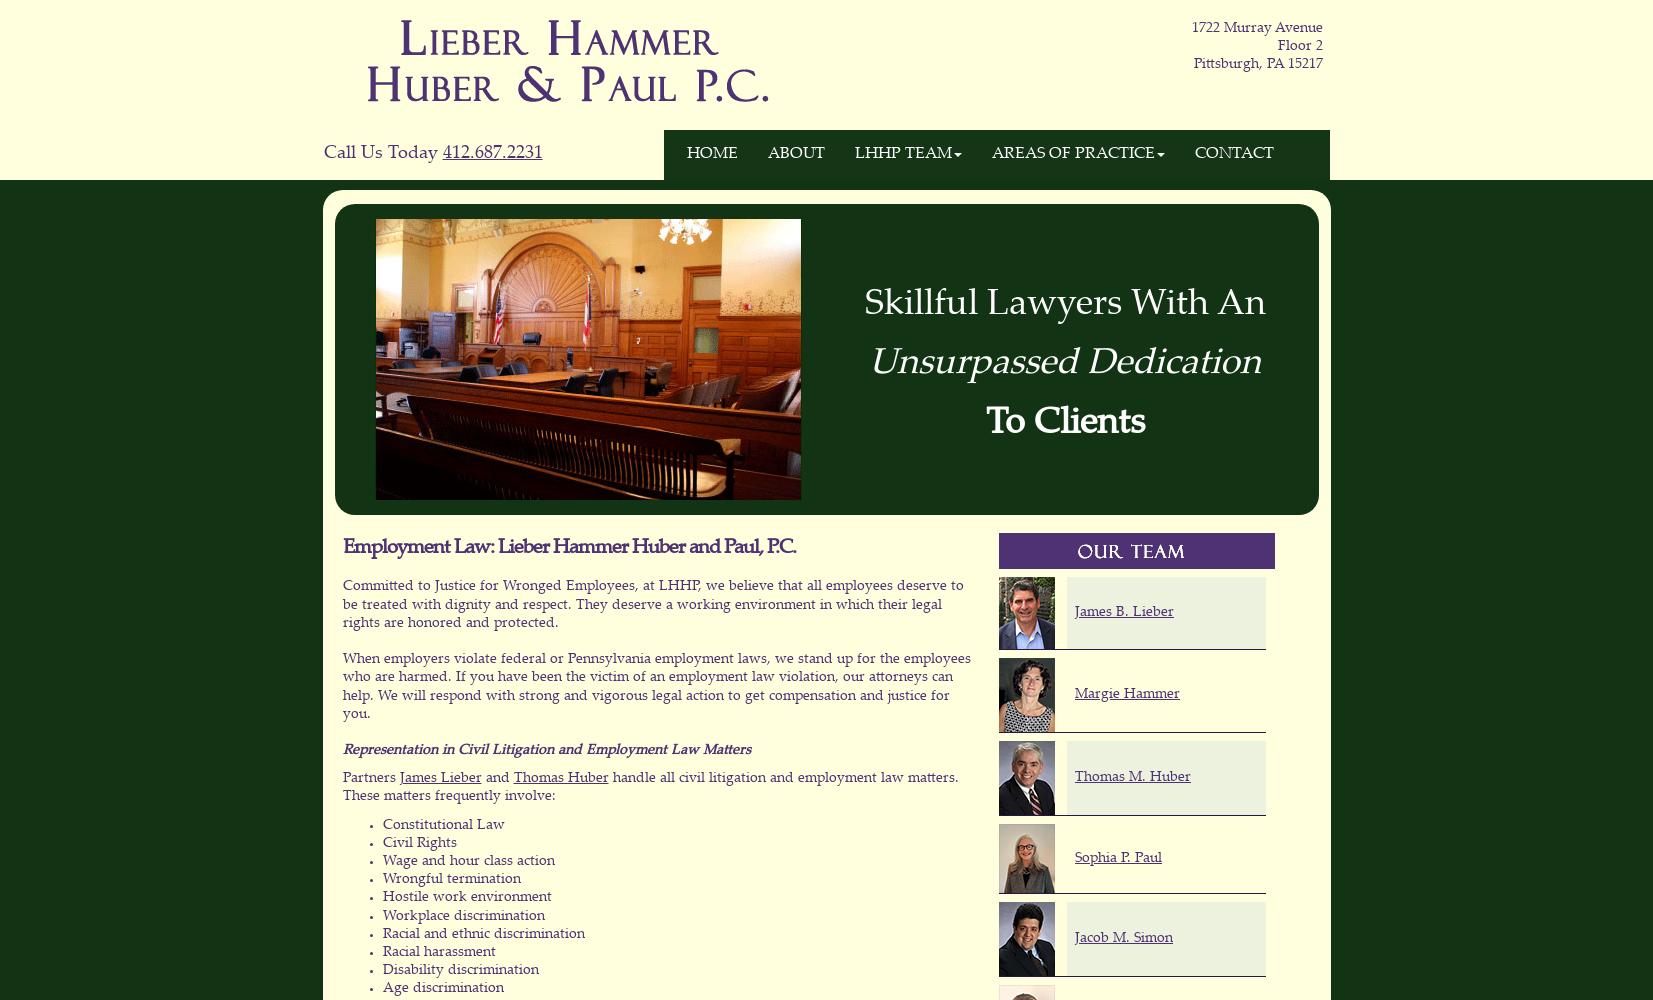 This screenshot has width=1653, height=1000. Describe the element at coordinates (651, 604) in the screenshot. I see `'Committed to Justice for Wronged Employees, at LHHP, we believe that all employees deserve to be treated with dignity and respect. They deserve a working environment in which their legal rights are honored and protected.'` at that location.